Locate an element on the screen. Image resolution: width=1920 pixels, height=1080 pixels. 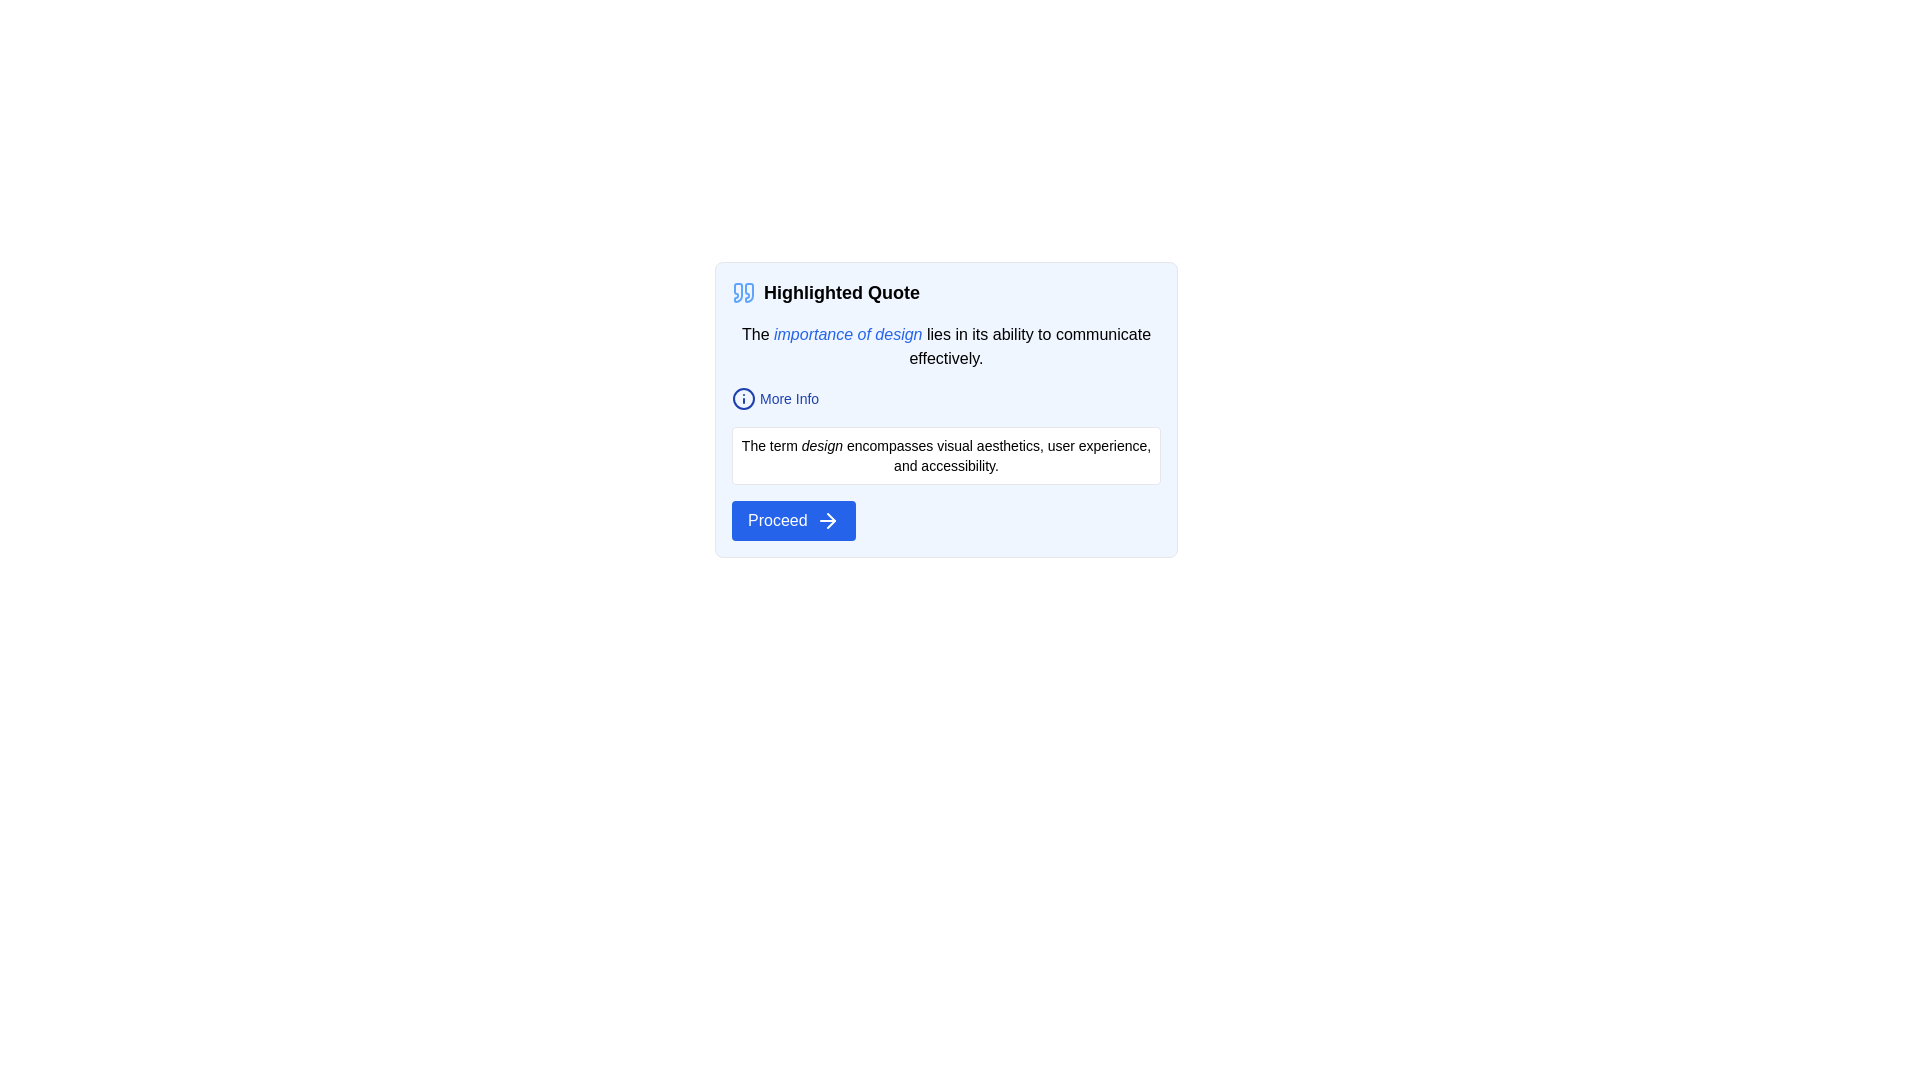
the decorative icon indicating a quote in the 'Highlighted Quote' section, which is the first element in the group and aligned at the top of the card layout is located at coordinates (743, 293).